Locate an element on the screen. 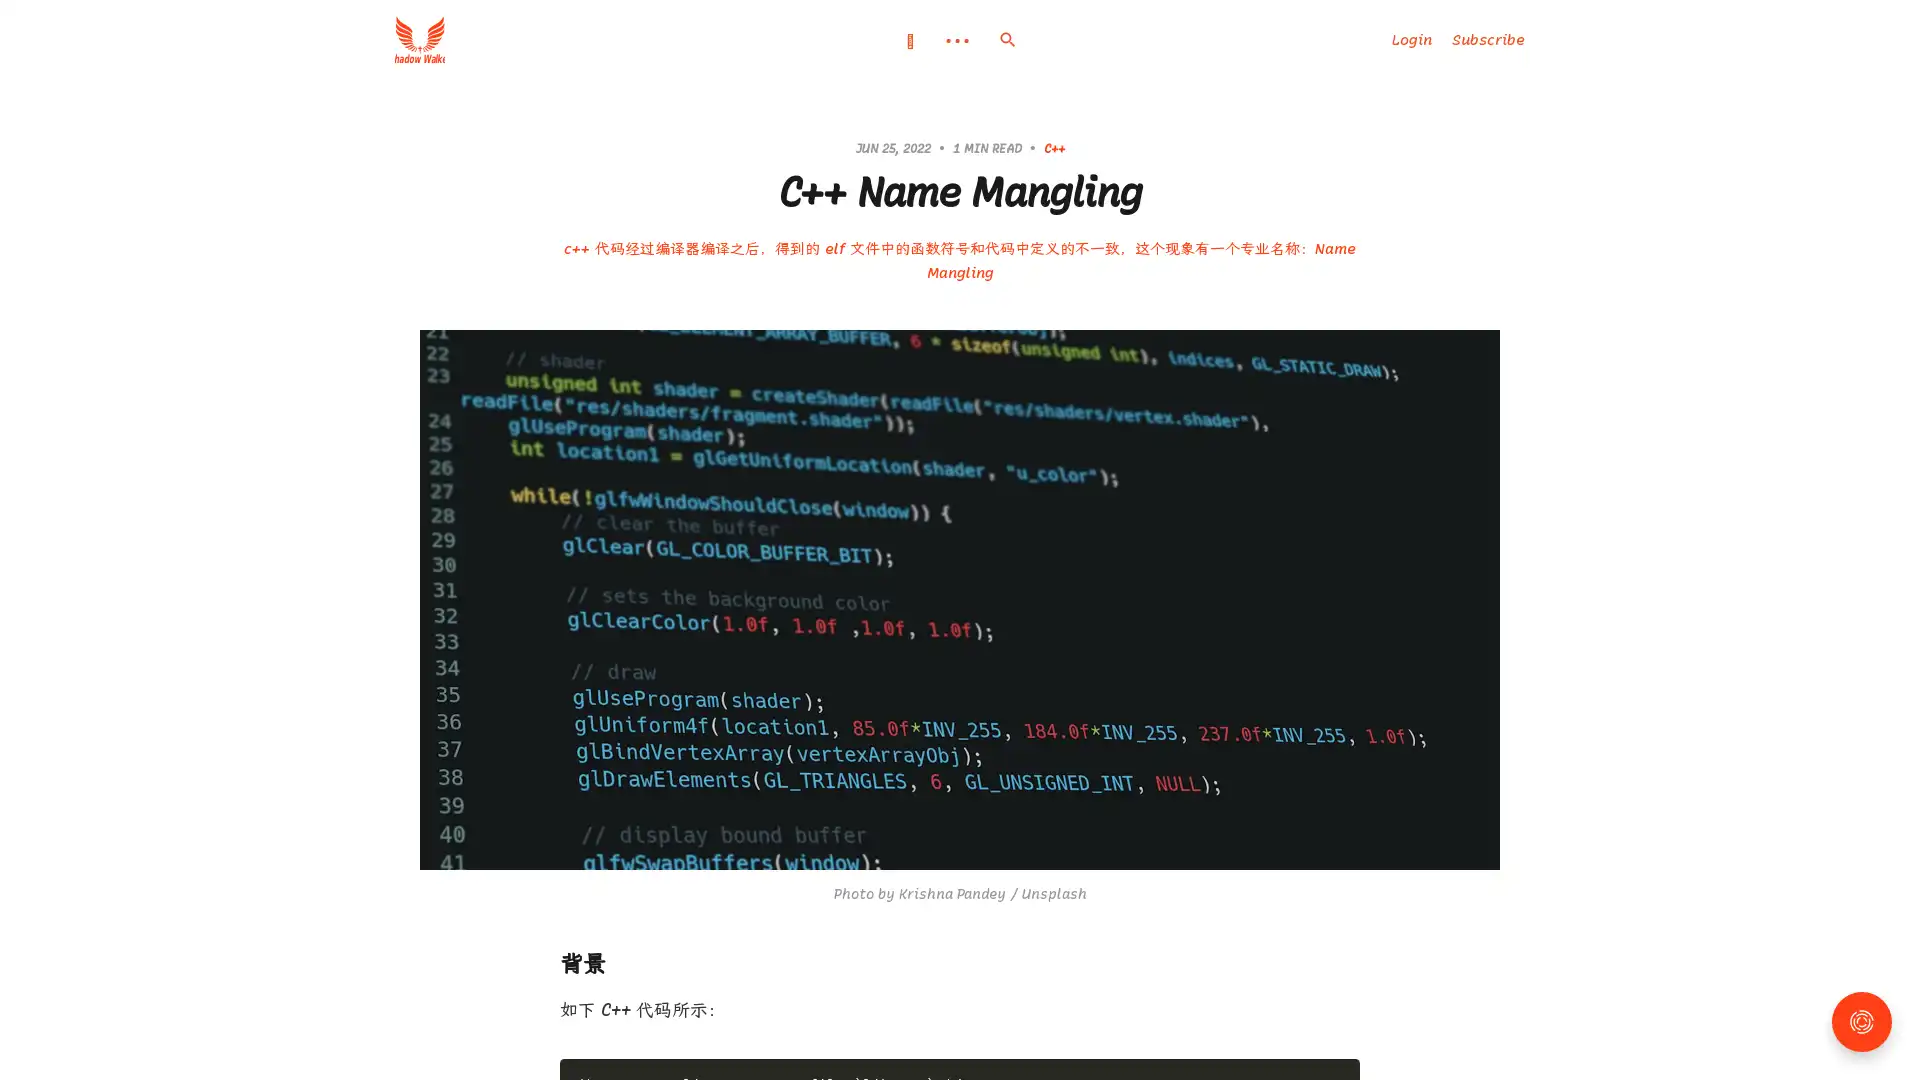 The image size is (1920, 1080). Copy is located at coordinates (1337, 1067).